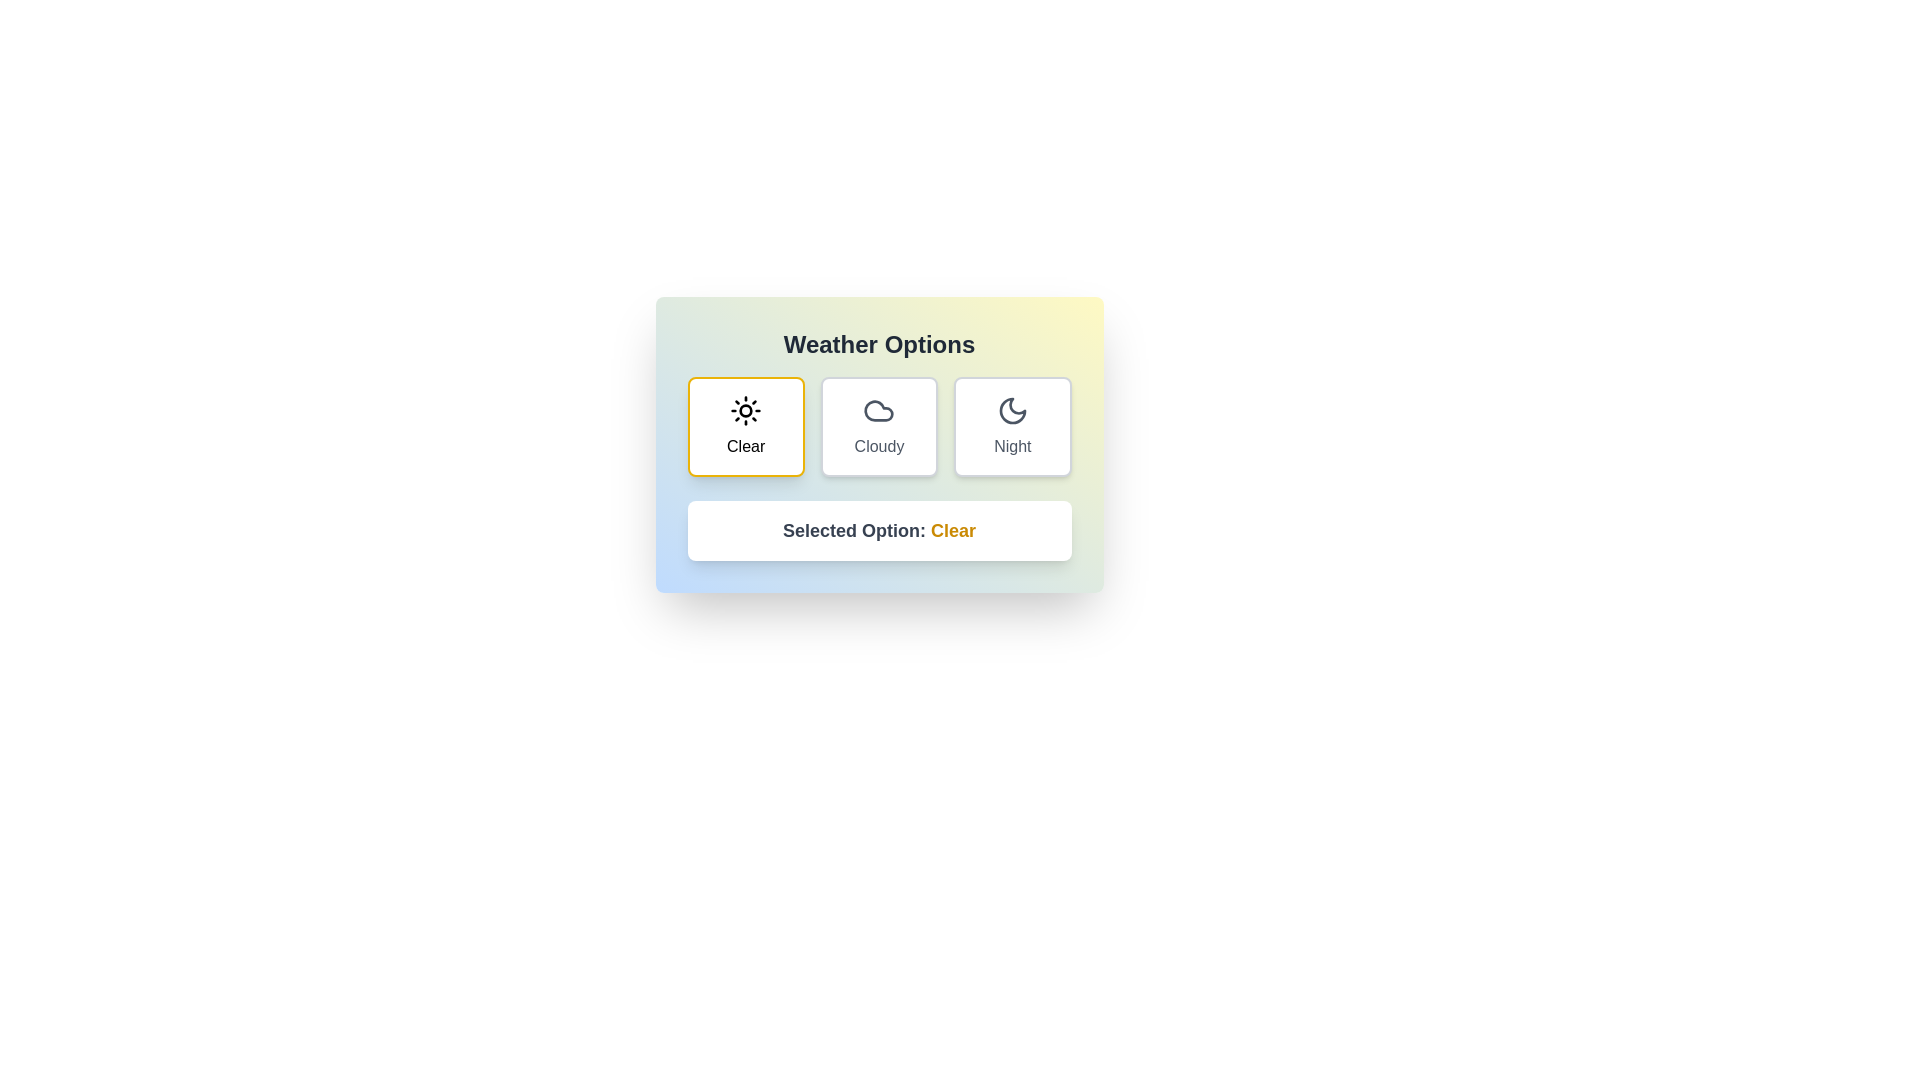  What do you see at coordinates (879, 446) in the screenshot?
I see `the text label displaying 'Cloudy', which is styled in gray and located below a cloud icon` at bounding box center [879, 446].